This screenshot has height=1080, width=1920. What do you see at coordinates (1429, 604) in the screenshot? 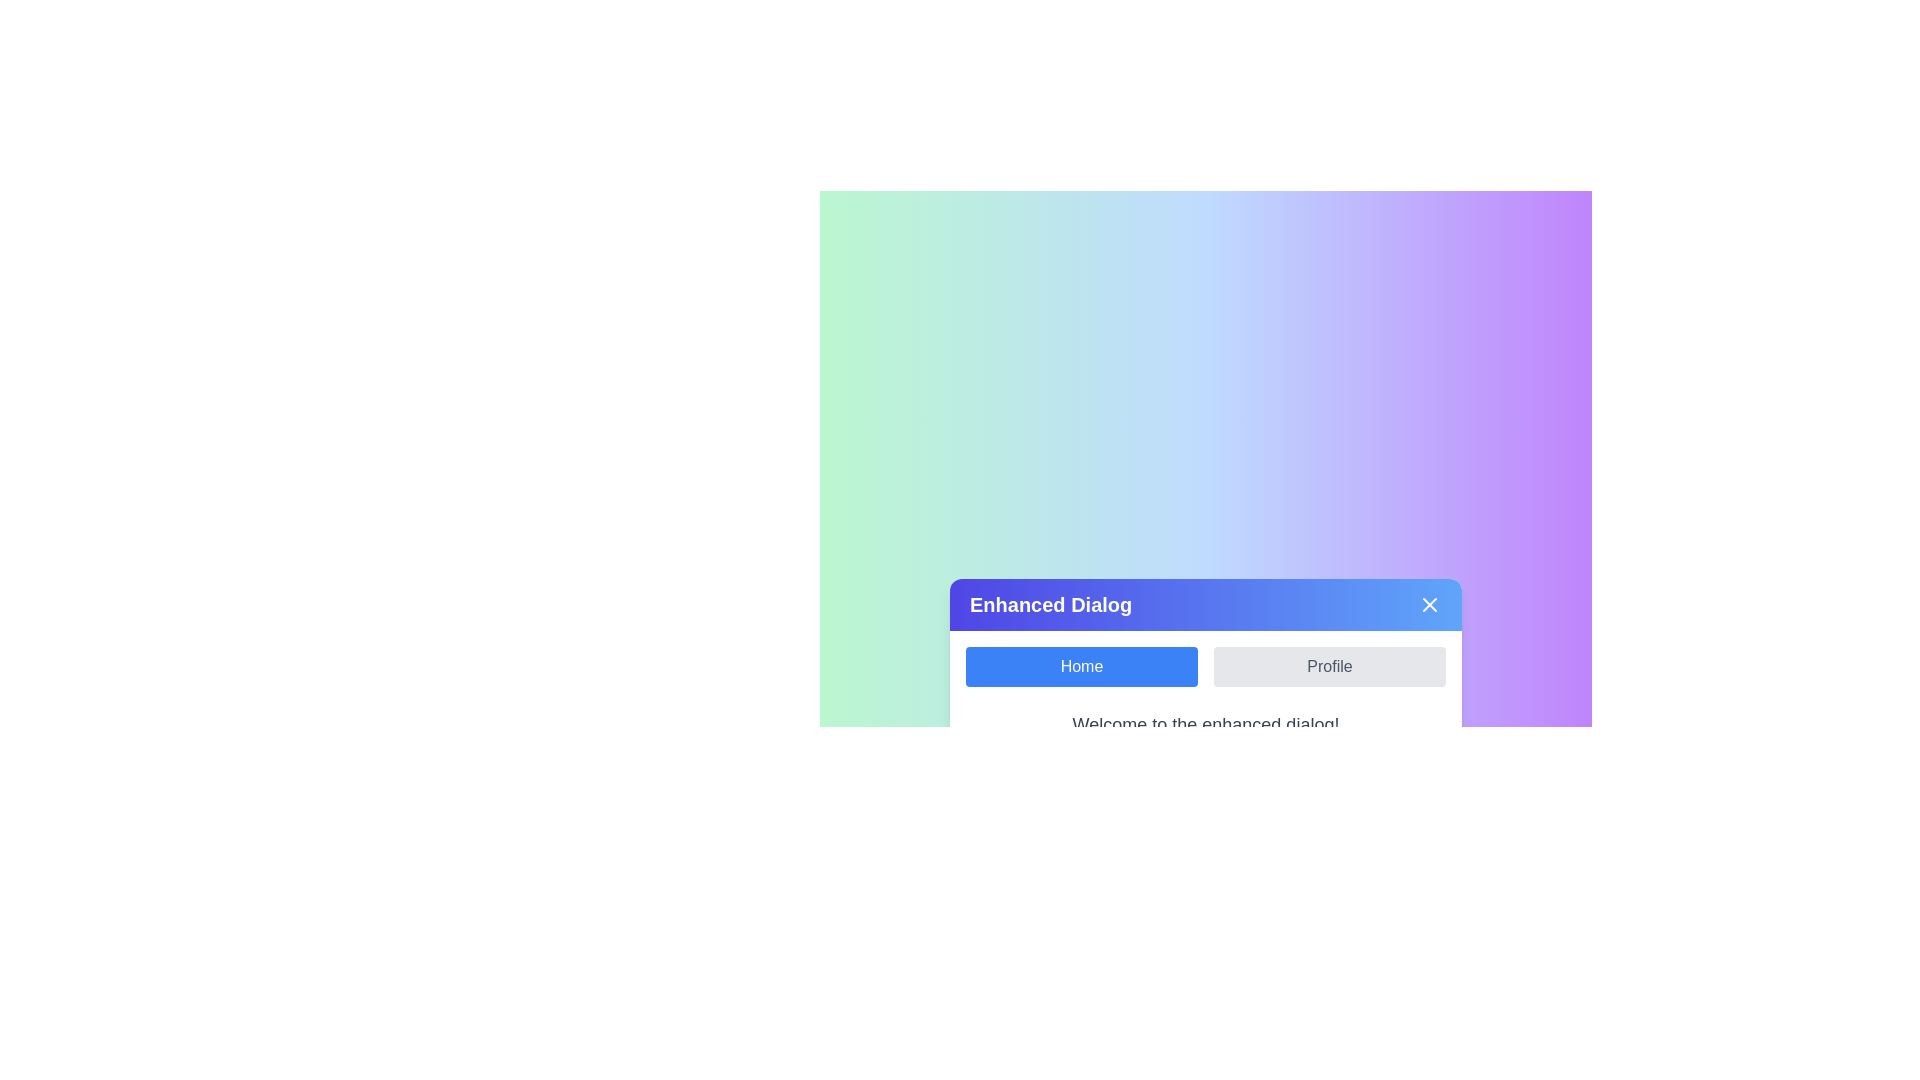
I see `the close button represented by an 'X' icon in the top-right corner of the 'Enhanced Dialog' dialog box` at bounding box center [1429, 604].